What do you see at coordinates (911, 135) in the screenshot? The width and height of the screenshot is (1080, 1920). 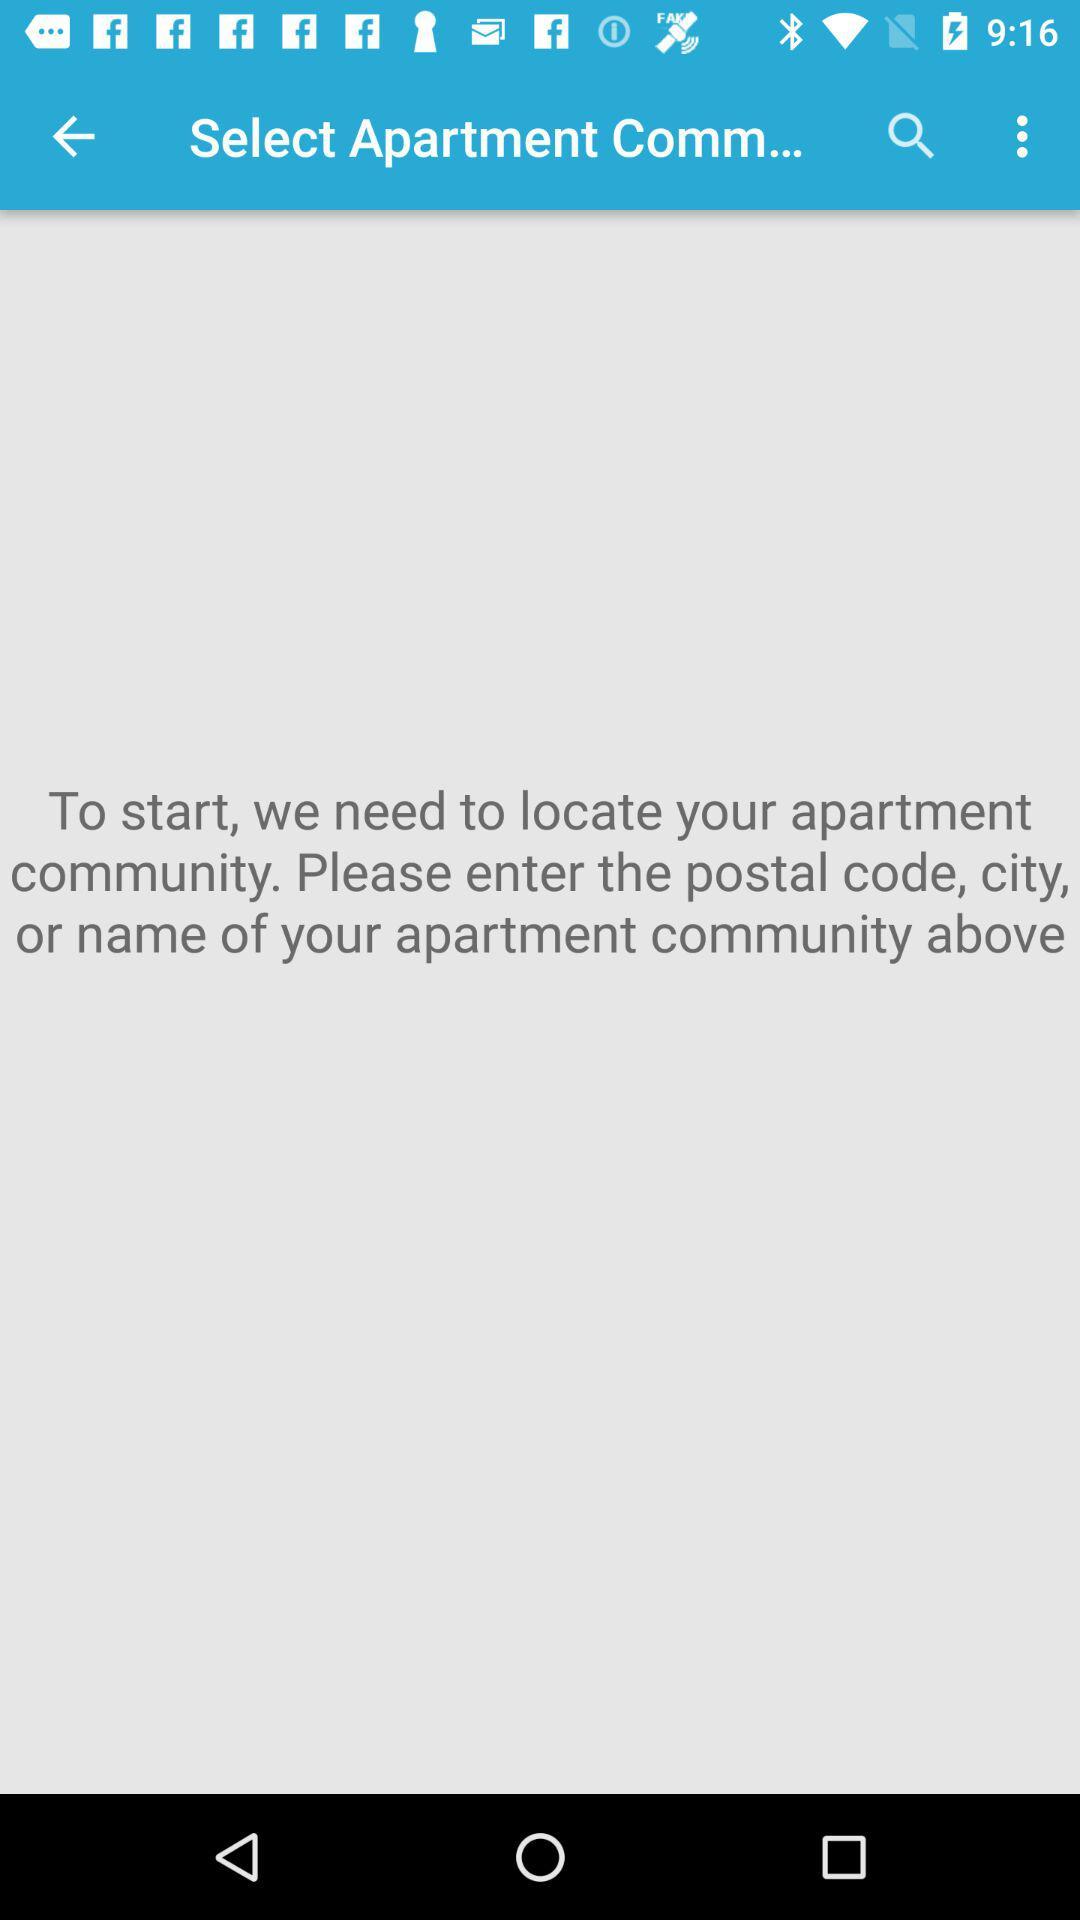 I see `icon to the right of the select apartment community app` at bounding box center [911, 135].